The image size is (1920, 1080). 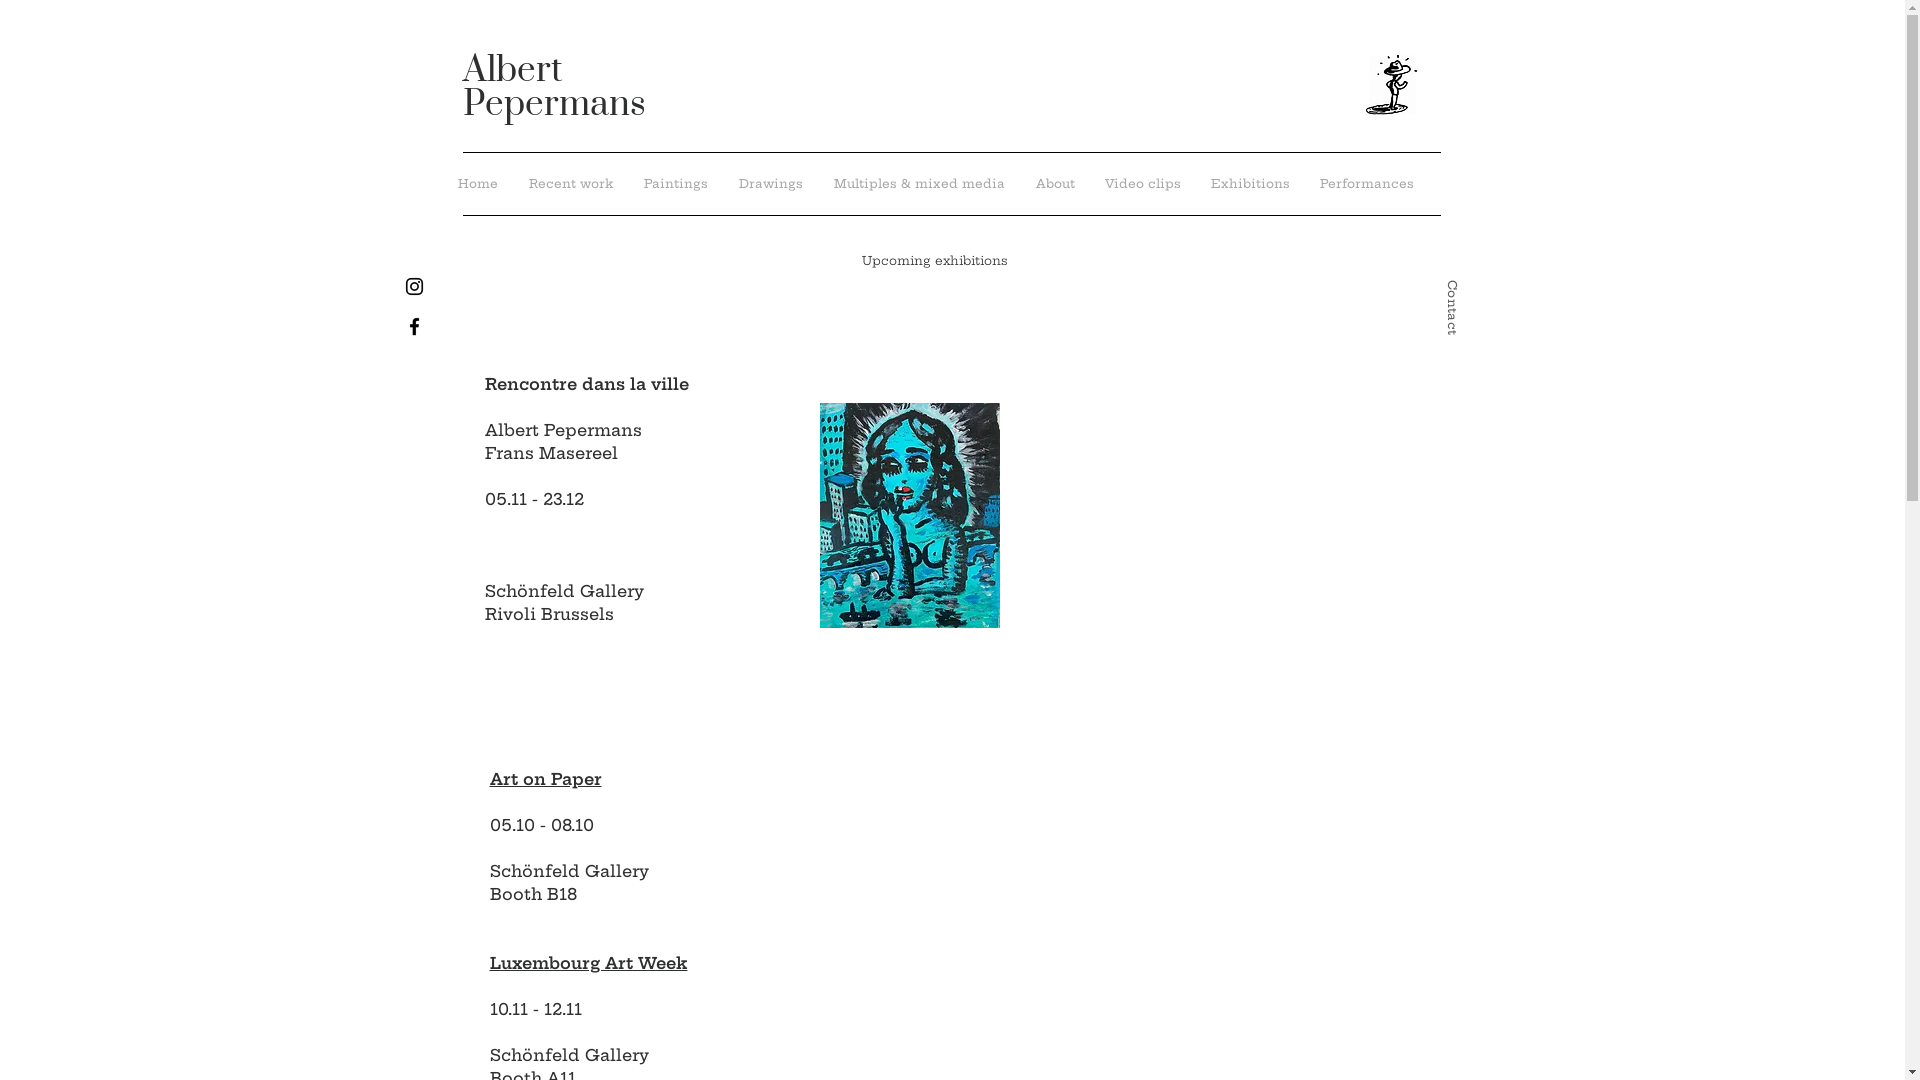 I want to click on 'Contact', so click(x=1444, y=287).